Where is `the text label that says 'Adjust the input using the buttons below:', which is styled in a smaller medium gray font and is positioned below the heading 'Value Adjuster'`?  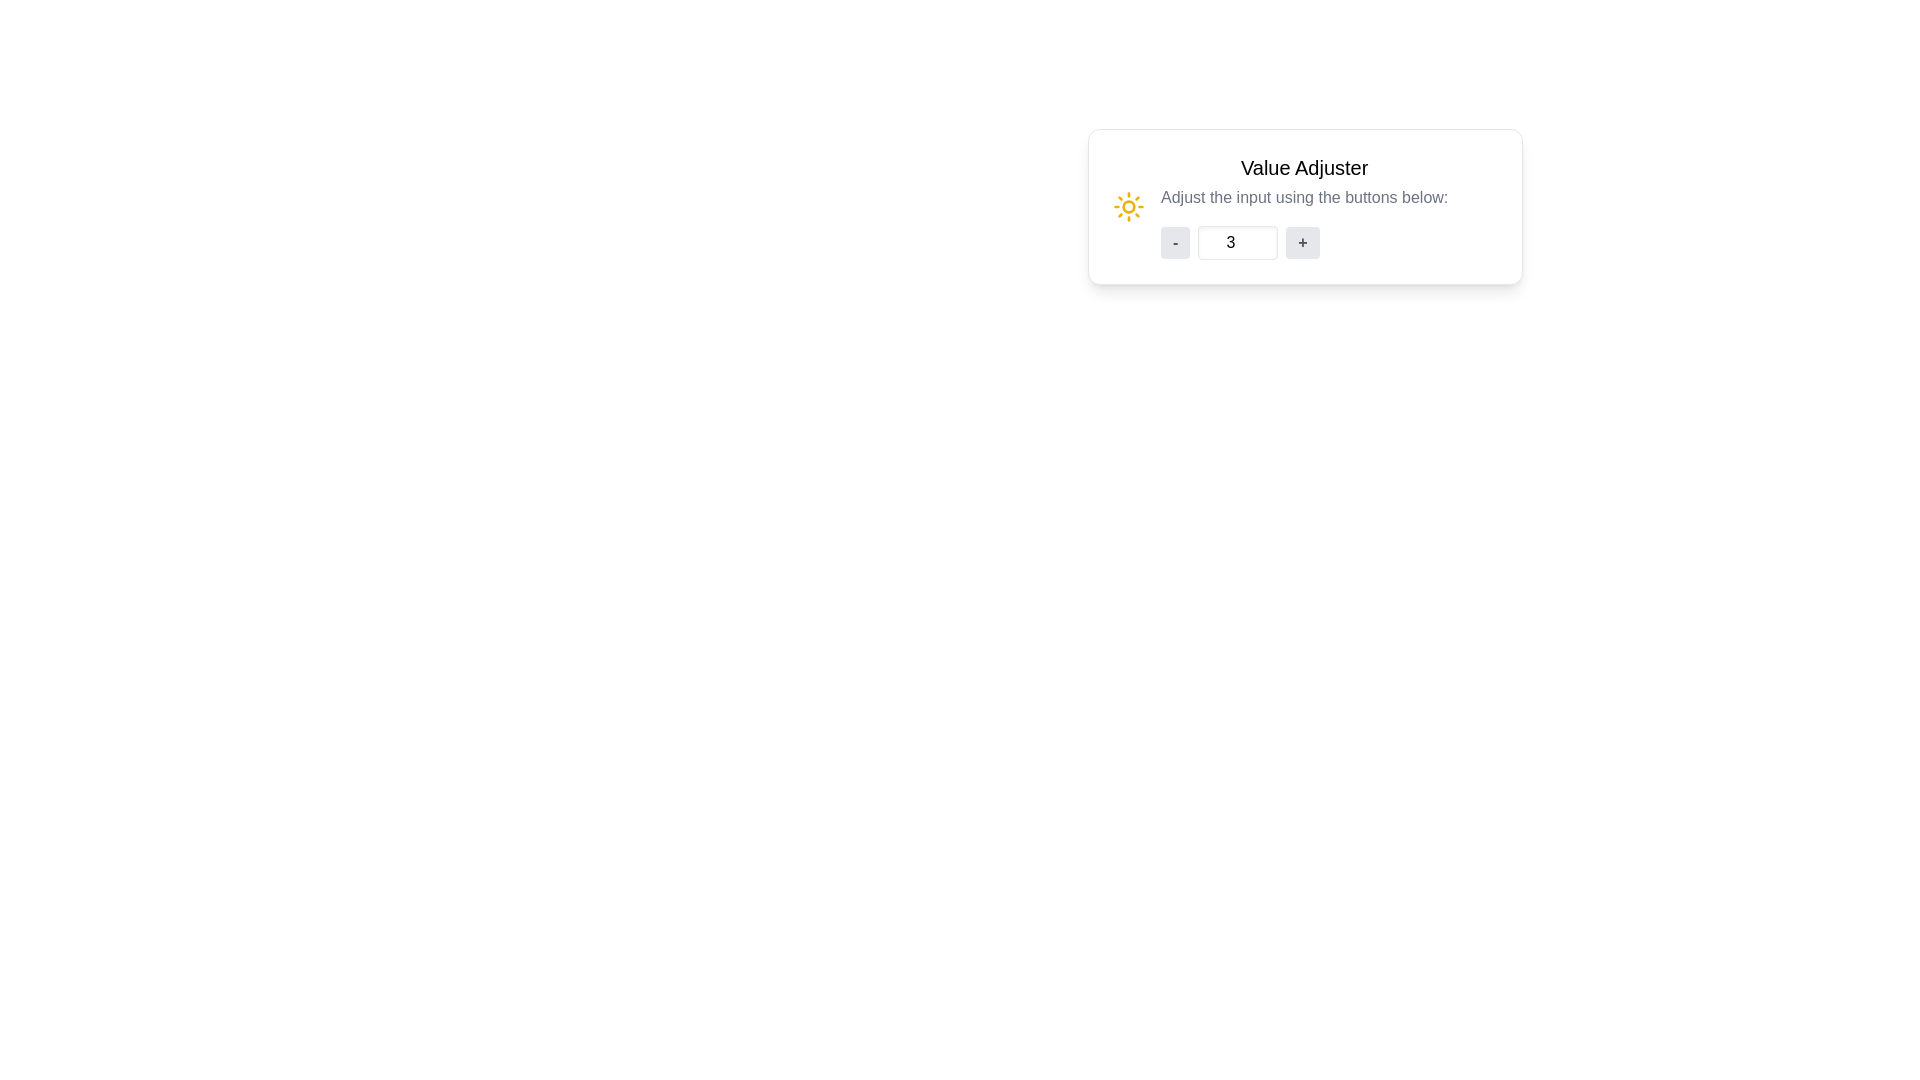
the text label that says 'Adjust the input using the buttons below:', which is styled in a smaller medium gray font and is positioned below the heading 'Value Adjuster' is located at coordinates (1304, 197).